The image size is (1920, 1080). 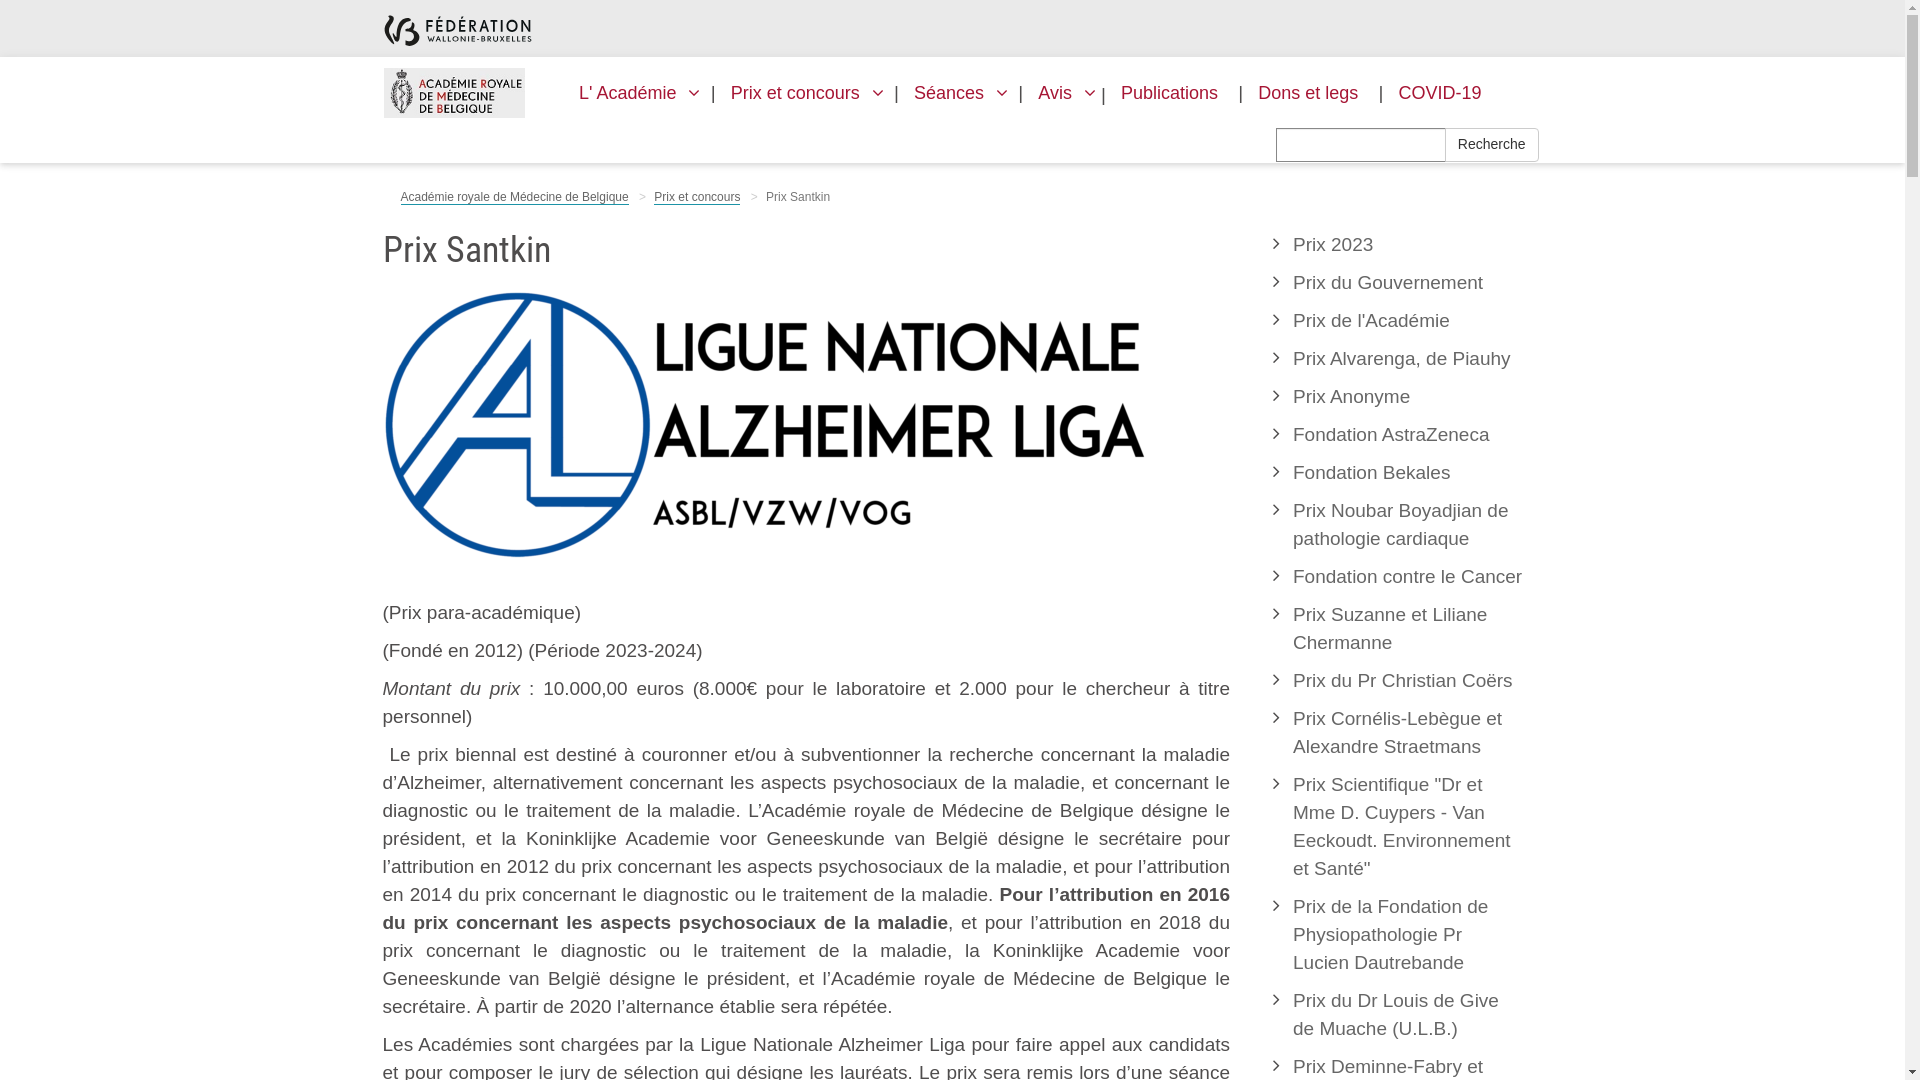 What do you see at coordinates (1381, 92) in the screenshot?
I see `'COVID-19'` at bounding box center [1381, 92].